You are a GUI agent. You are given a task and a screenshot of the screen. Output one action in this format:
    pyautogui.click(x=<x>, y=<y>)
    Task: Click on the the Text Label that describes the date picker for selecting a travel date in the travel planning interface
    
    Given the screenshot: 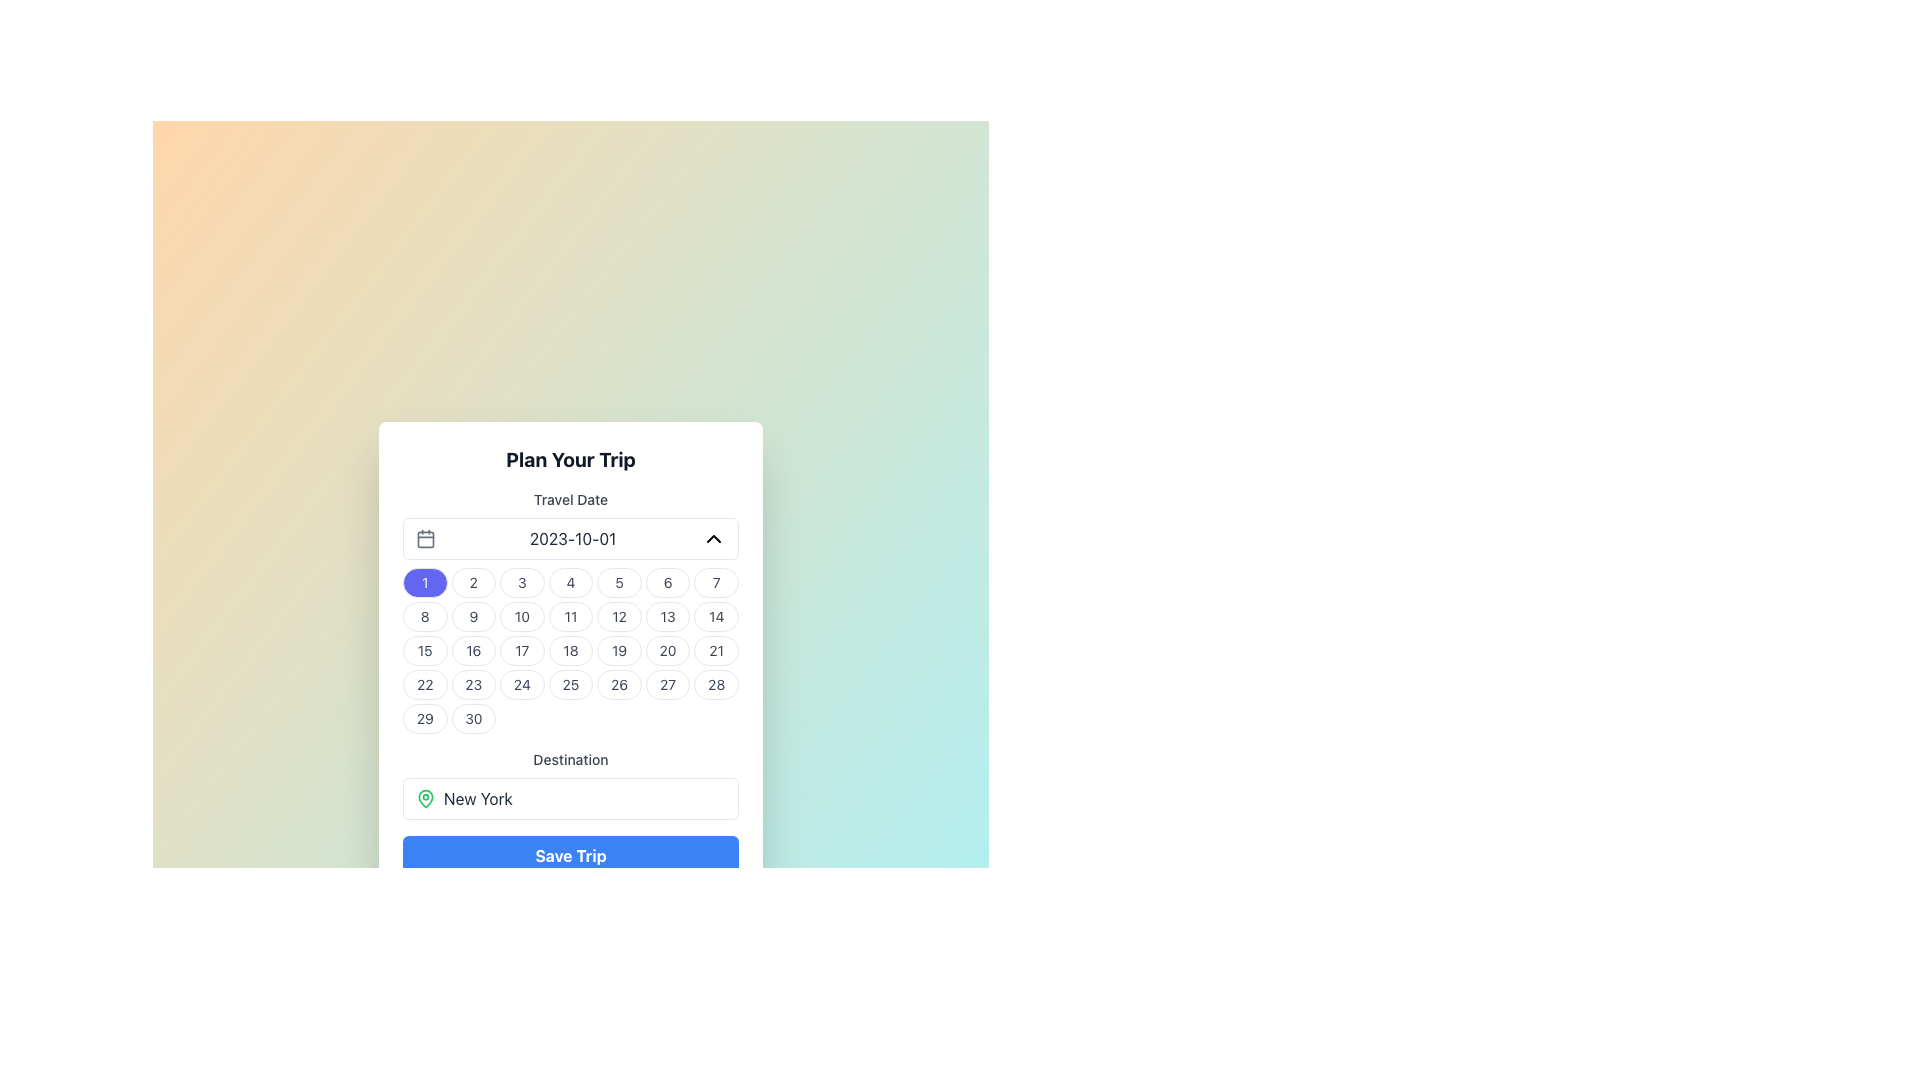 What is the action you would take?
    pyautogui.click(x=570, y=499)
    